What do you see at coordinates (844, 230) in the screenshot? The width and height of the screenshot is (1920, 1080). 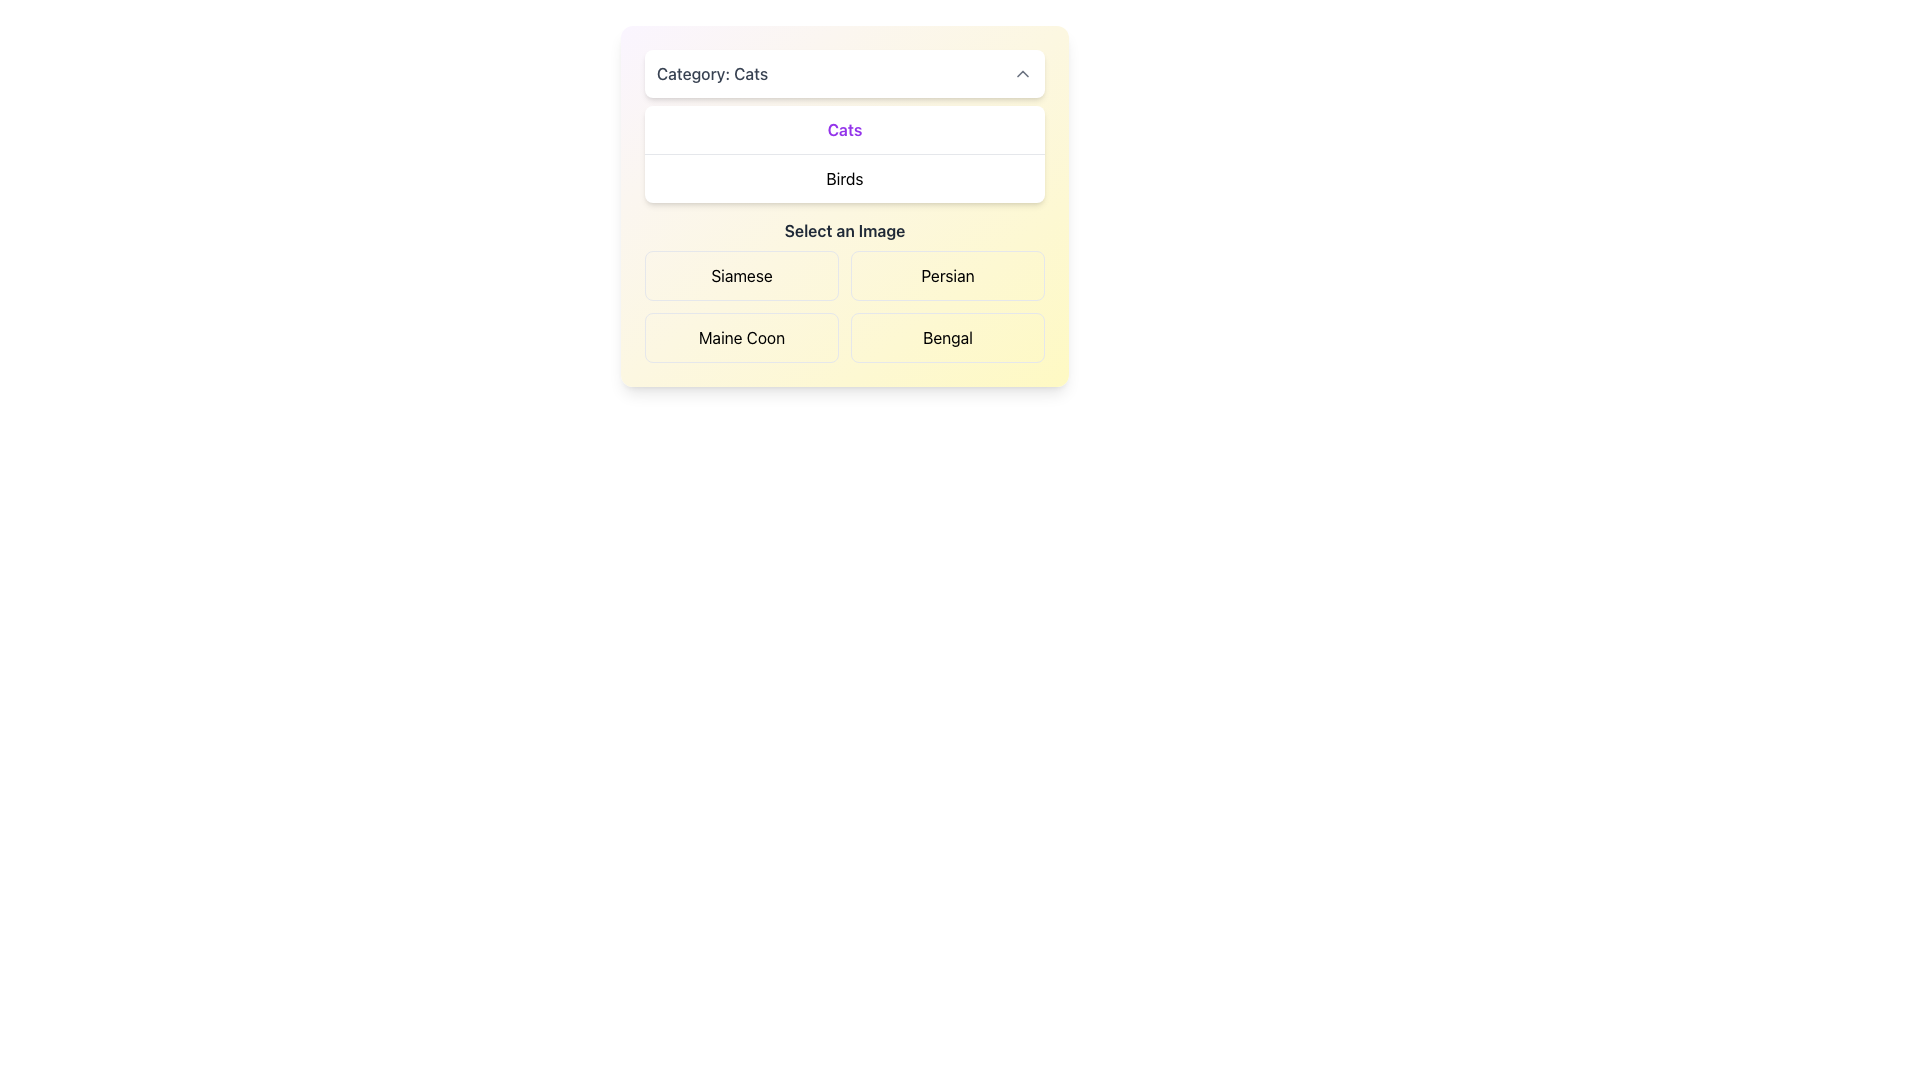 I see `the text label instructing the user to choose an image from the options below, which is positioned above the clickable image selection tiles for 'Siamese,' 'Persian,' 'Maine Coon,' and 'Bengal.'` at bounding box center [844, 230].